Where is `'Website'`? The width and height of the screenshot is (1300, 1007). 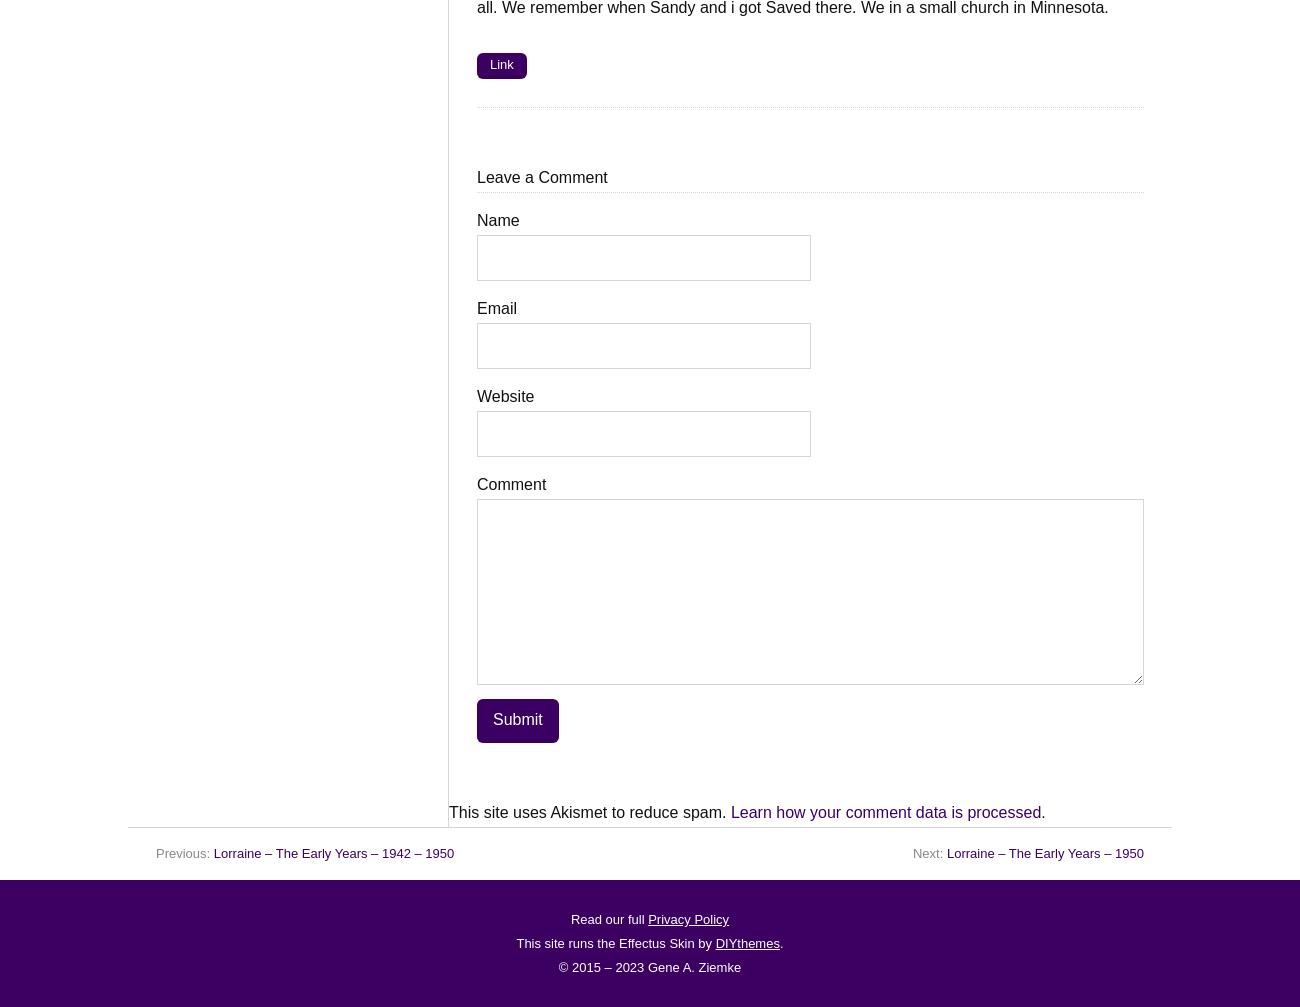
'Website' is located at coordinates (505, 396).